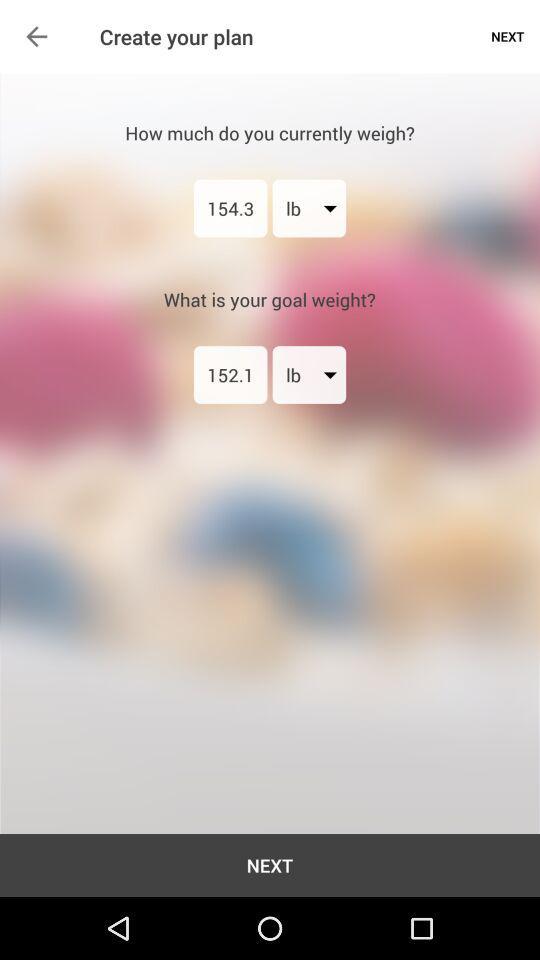  I want to click on the 154.3 icon, so click(229, 208).